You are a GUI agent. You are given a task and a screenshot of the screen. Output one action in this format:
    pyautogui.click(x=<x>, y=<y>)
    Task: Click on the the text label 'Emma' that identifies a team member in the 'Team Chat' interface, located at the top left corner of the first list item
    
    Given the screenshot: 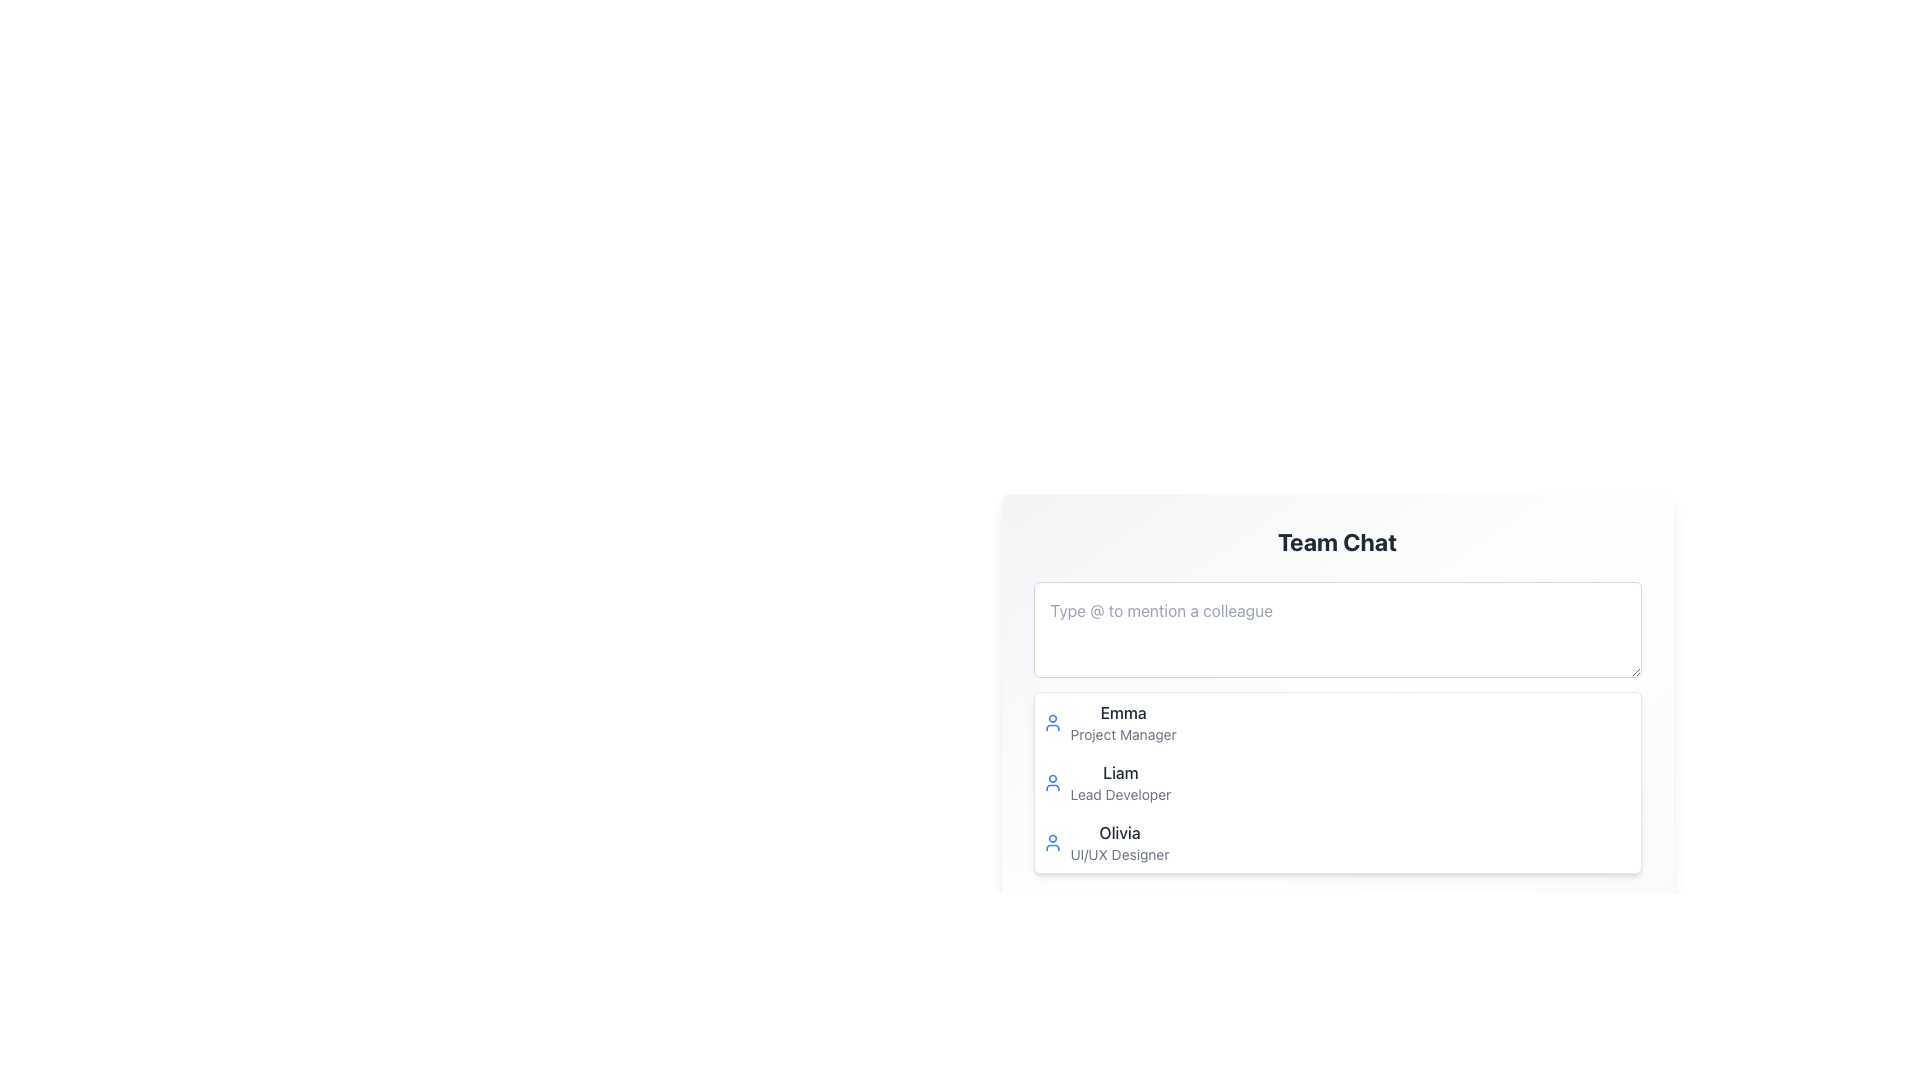 What is the action you would take?
    pyautogui.click(x=1123, y=712)
    